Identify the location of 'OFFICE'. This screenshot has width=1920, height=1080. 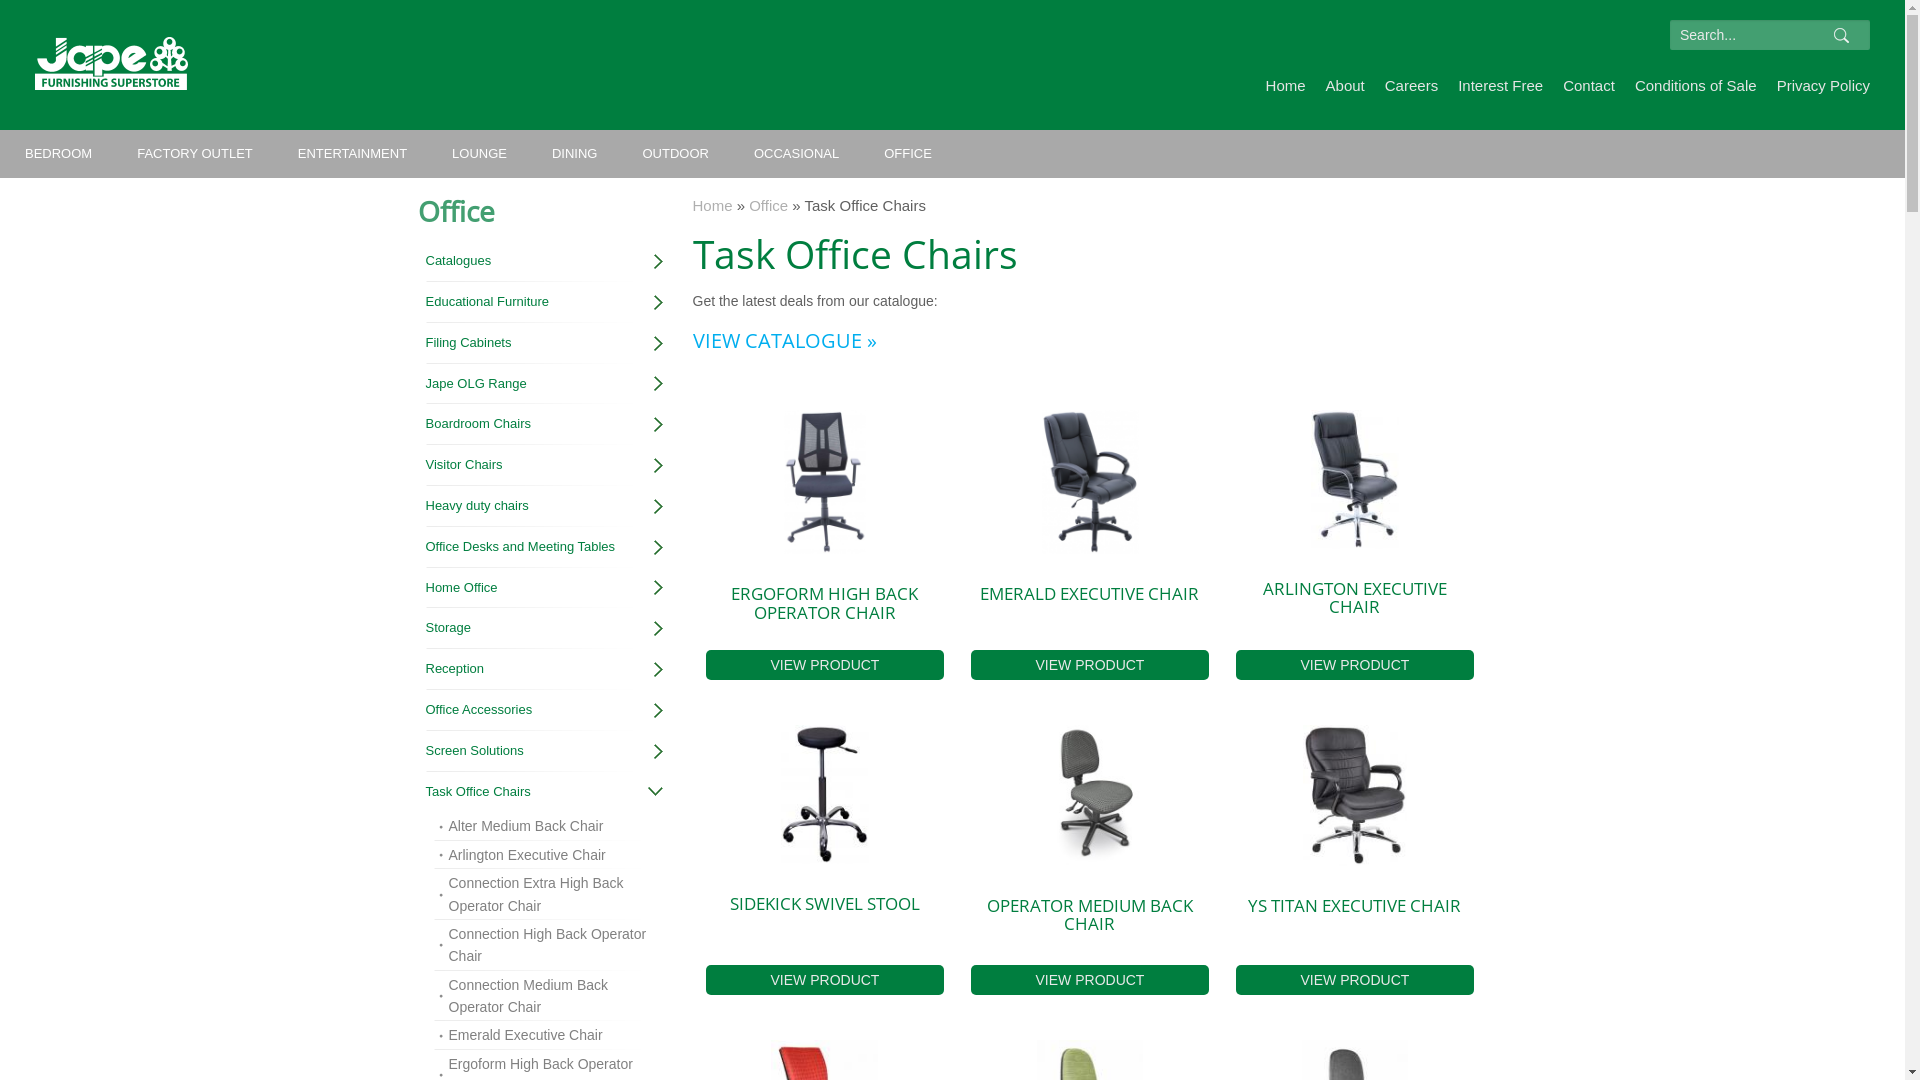
(906, 152).